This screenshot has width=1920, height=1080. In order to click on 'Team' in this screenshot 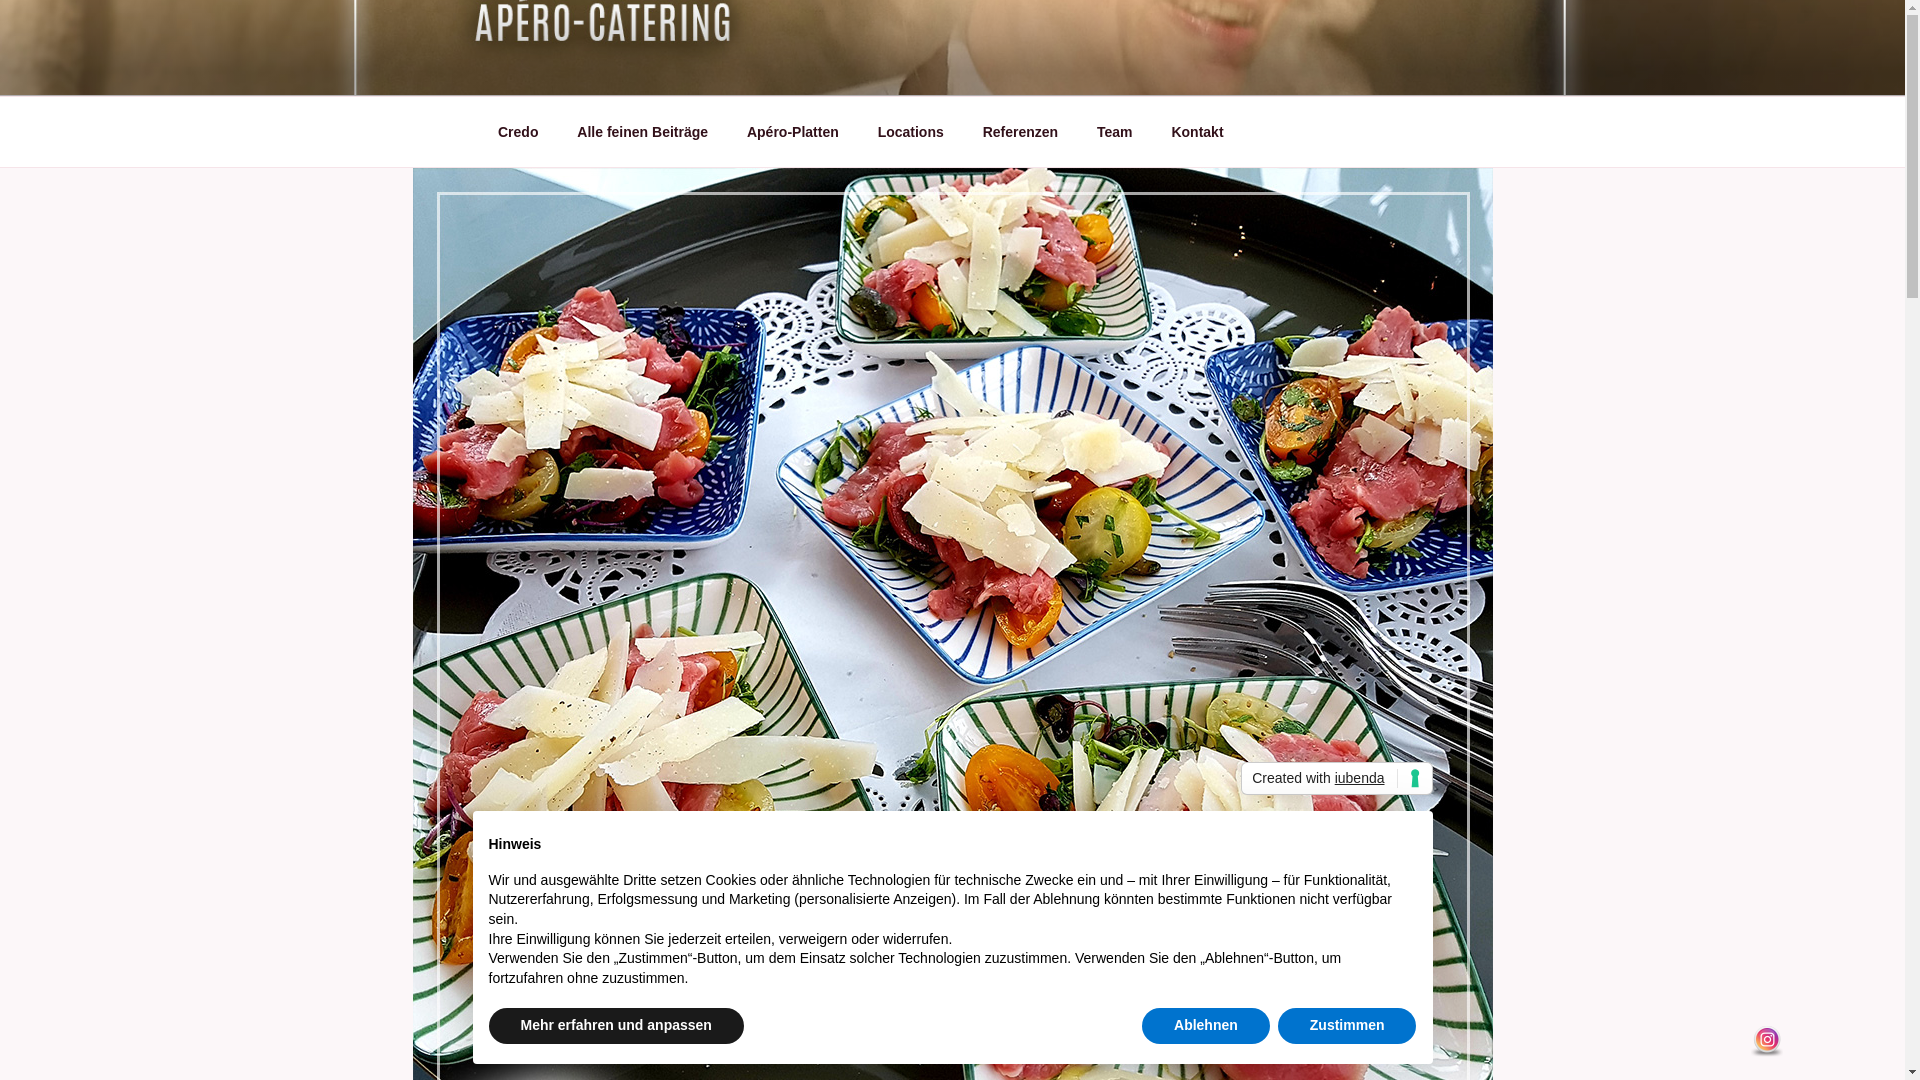, I will do `click(1114, 132)`.